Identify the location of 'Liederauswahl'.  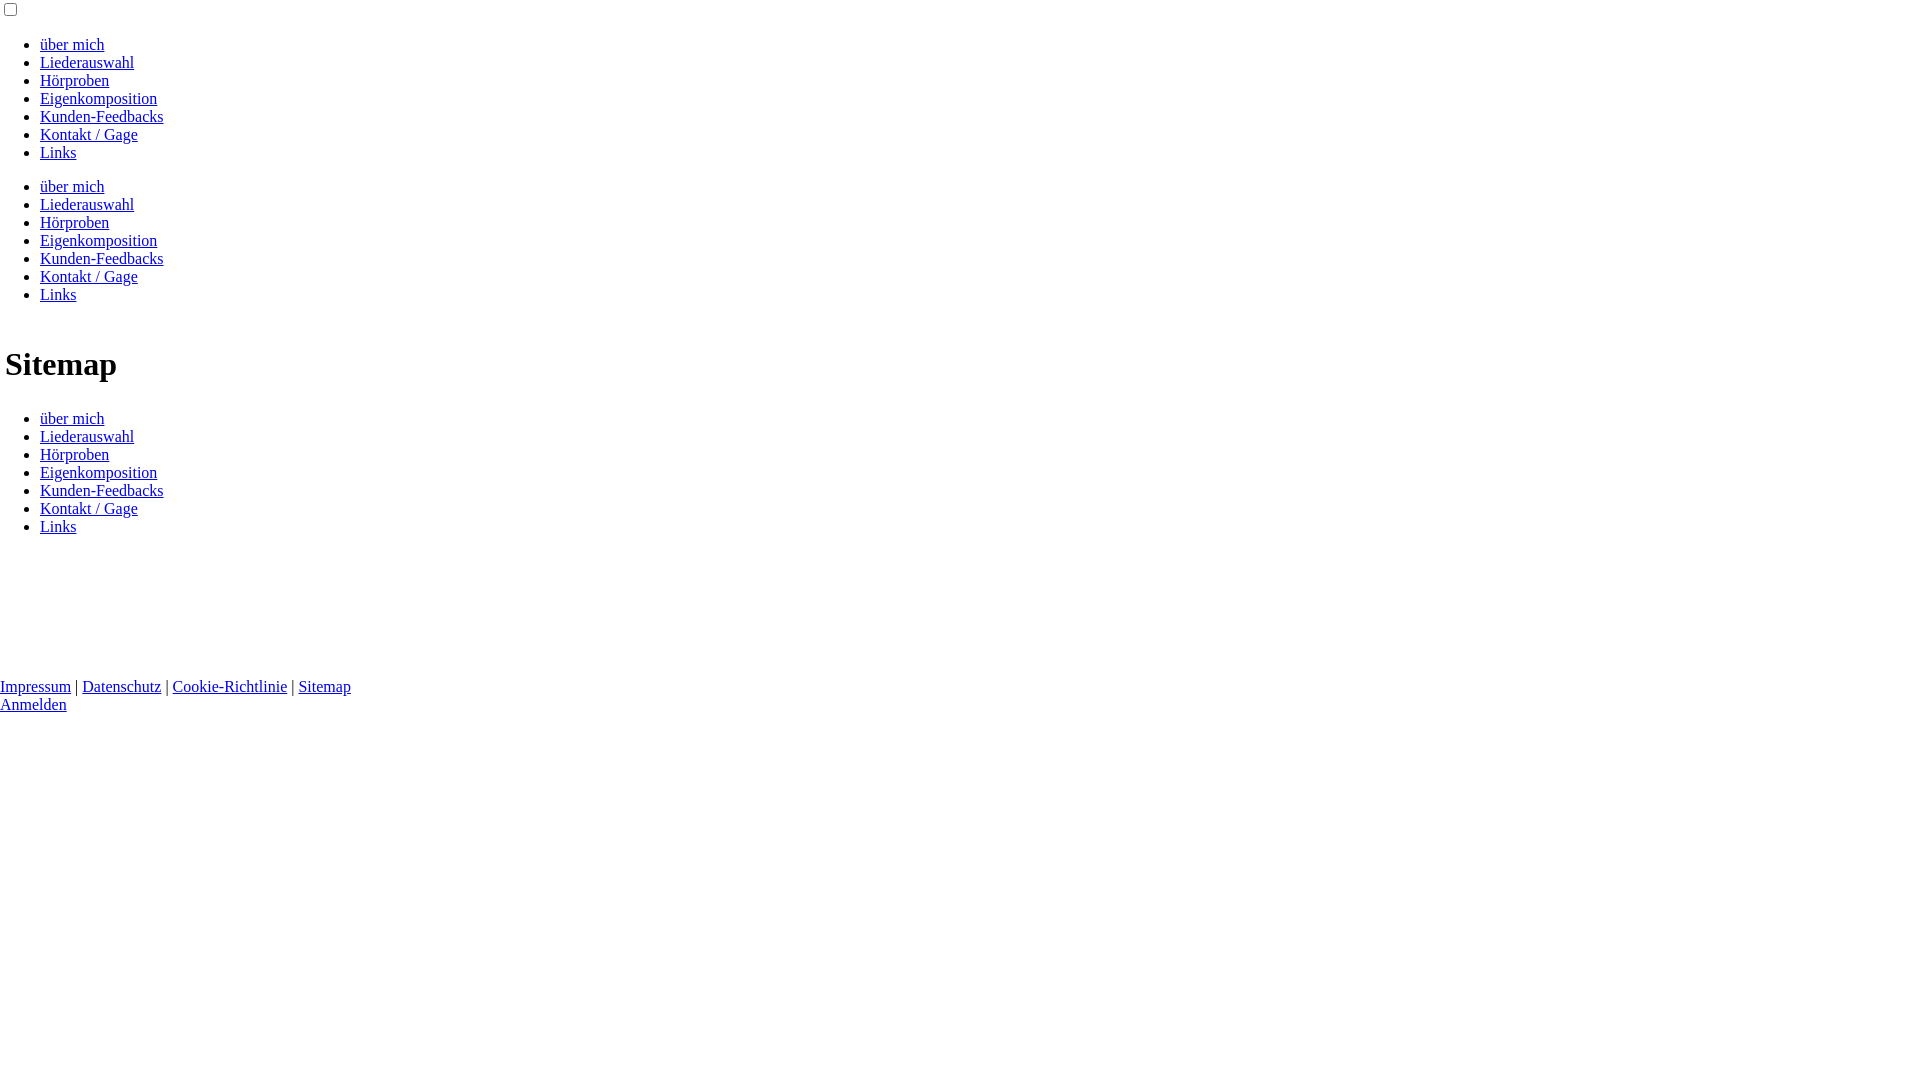
(85, 61).